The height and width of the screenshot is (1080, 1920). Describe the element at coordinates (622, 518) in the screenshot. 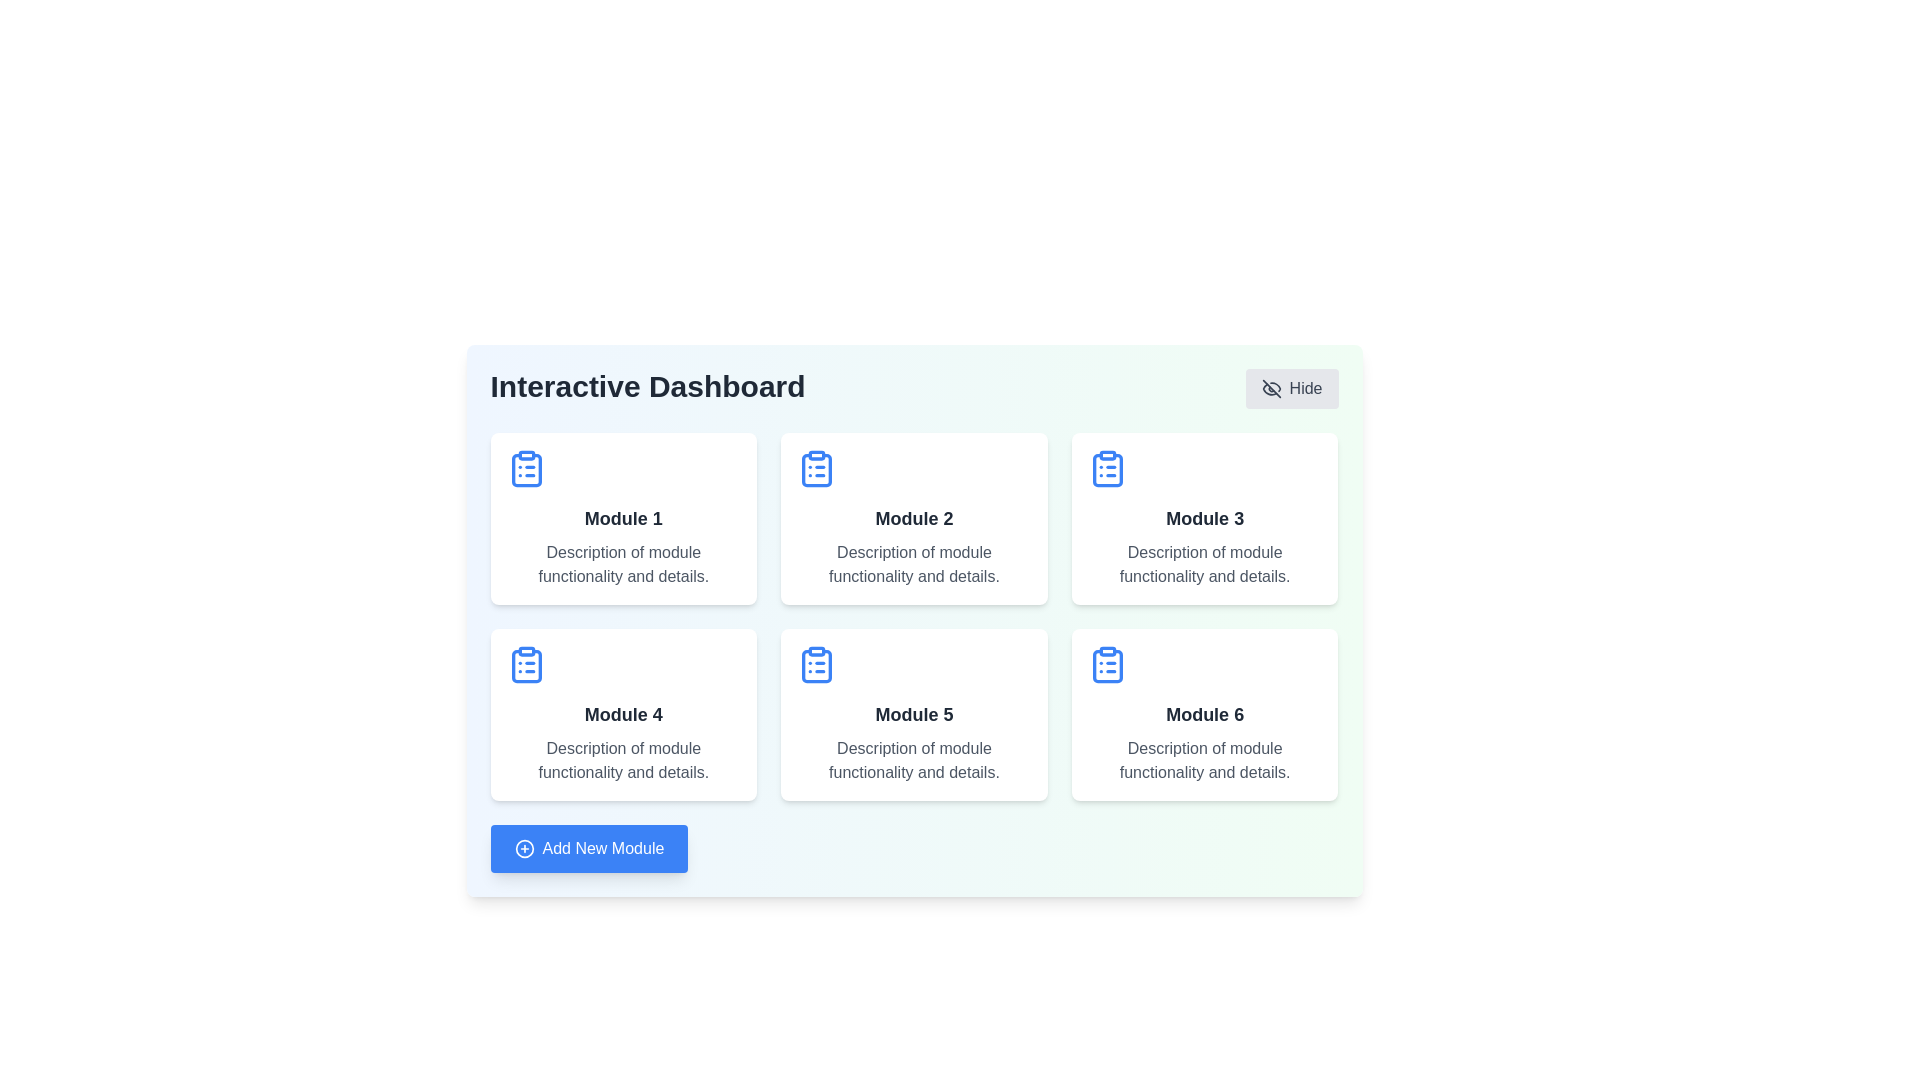

I see `the first card in the module grid, which features a blue clipboard icon and contains the text 'Module 1' and its description` at that location.